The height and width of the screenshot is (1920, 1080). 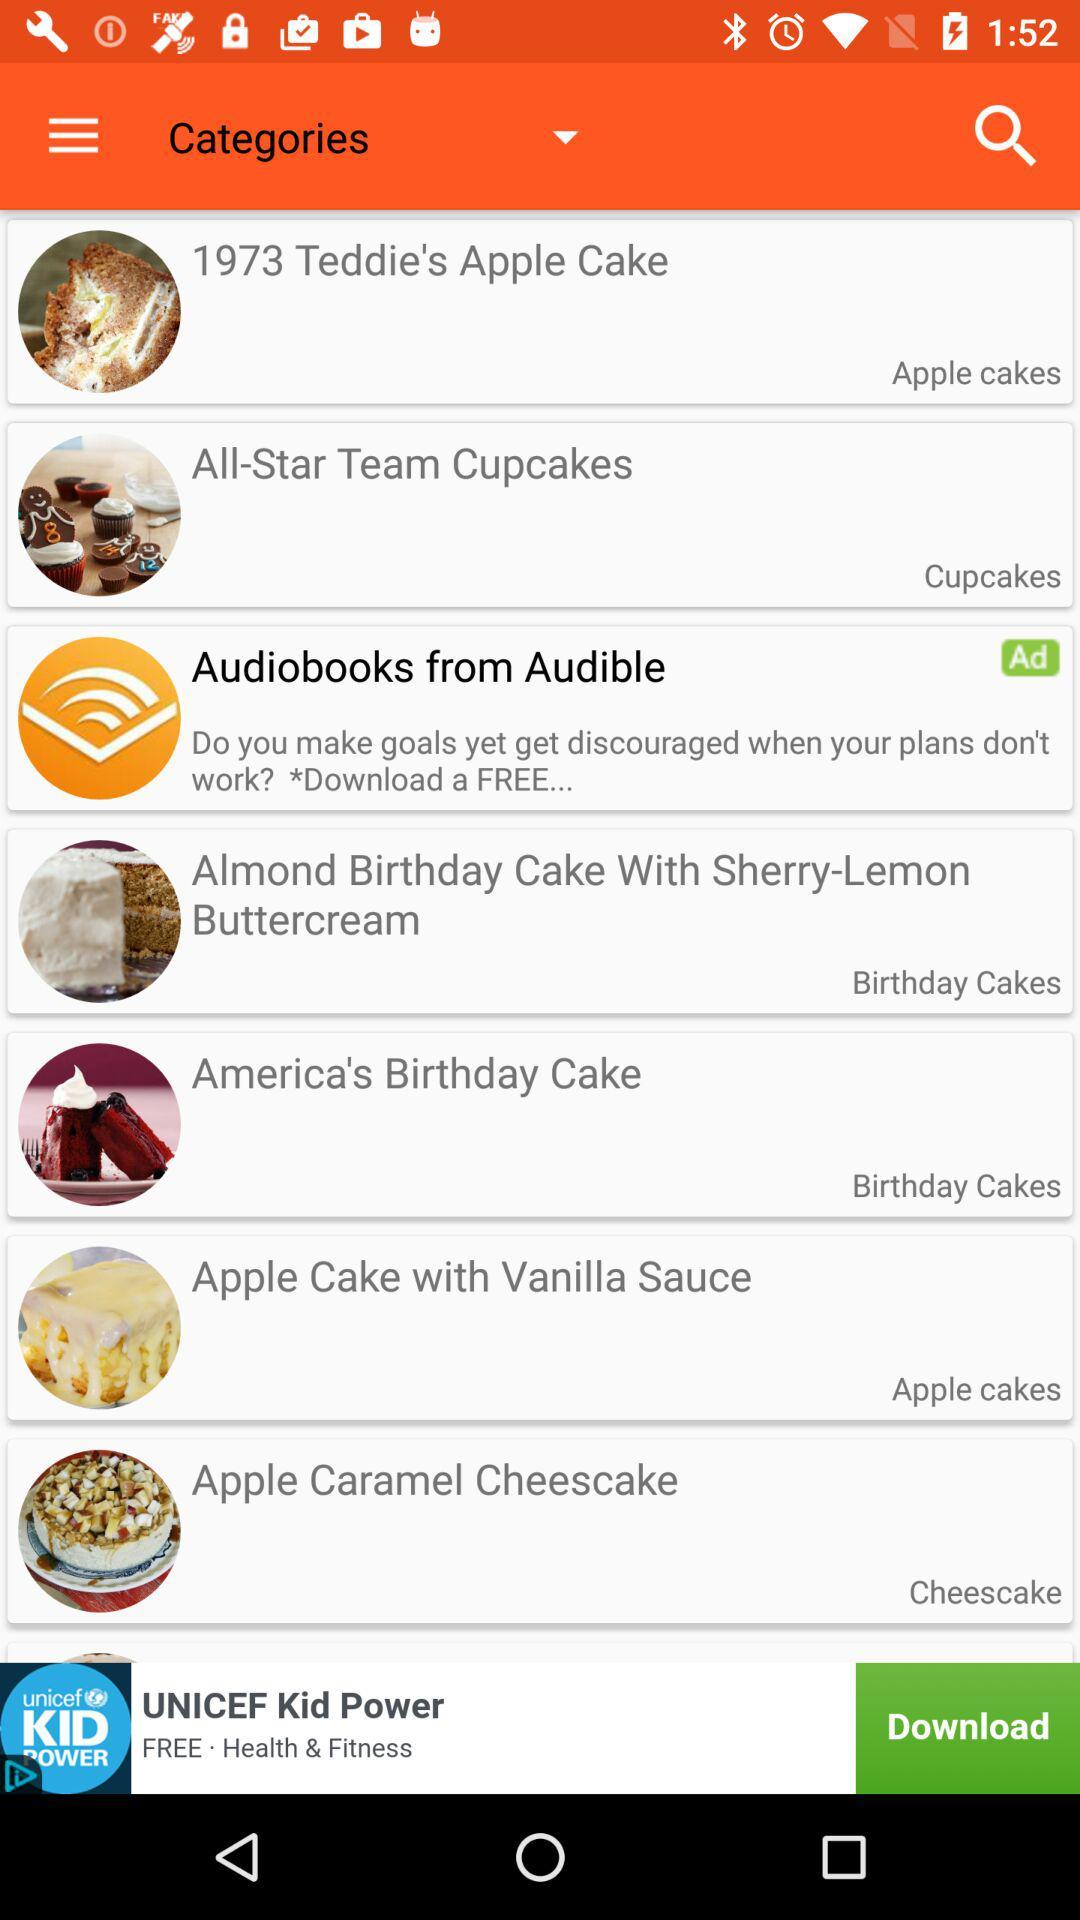 What do you see at coordinates (99, 718) in the screenshot?
I see `audible app page` at bounding box center [99, 718].